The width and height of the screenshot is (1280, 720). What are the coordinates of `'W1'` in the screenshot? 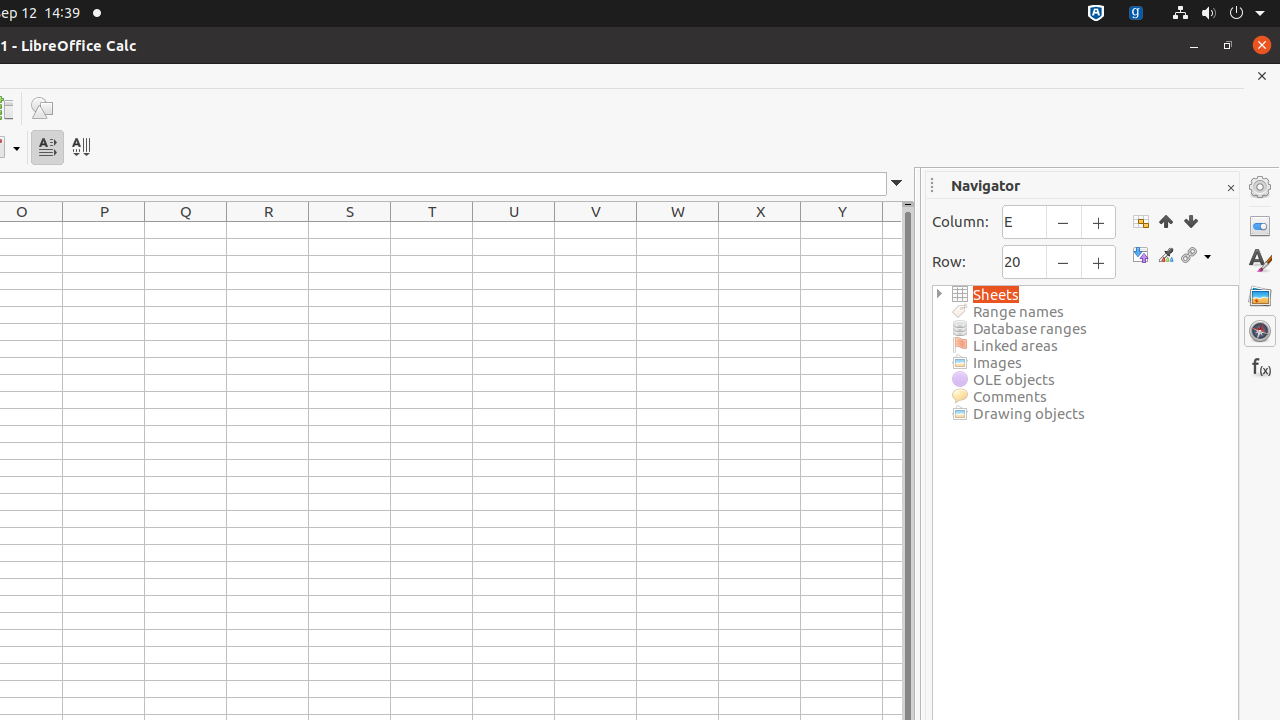 It's located at (678, 229).